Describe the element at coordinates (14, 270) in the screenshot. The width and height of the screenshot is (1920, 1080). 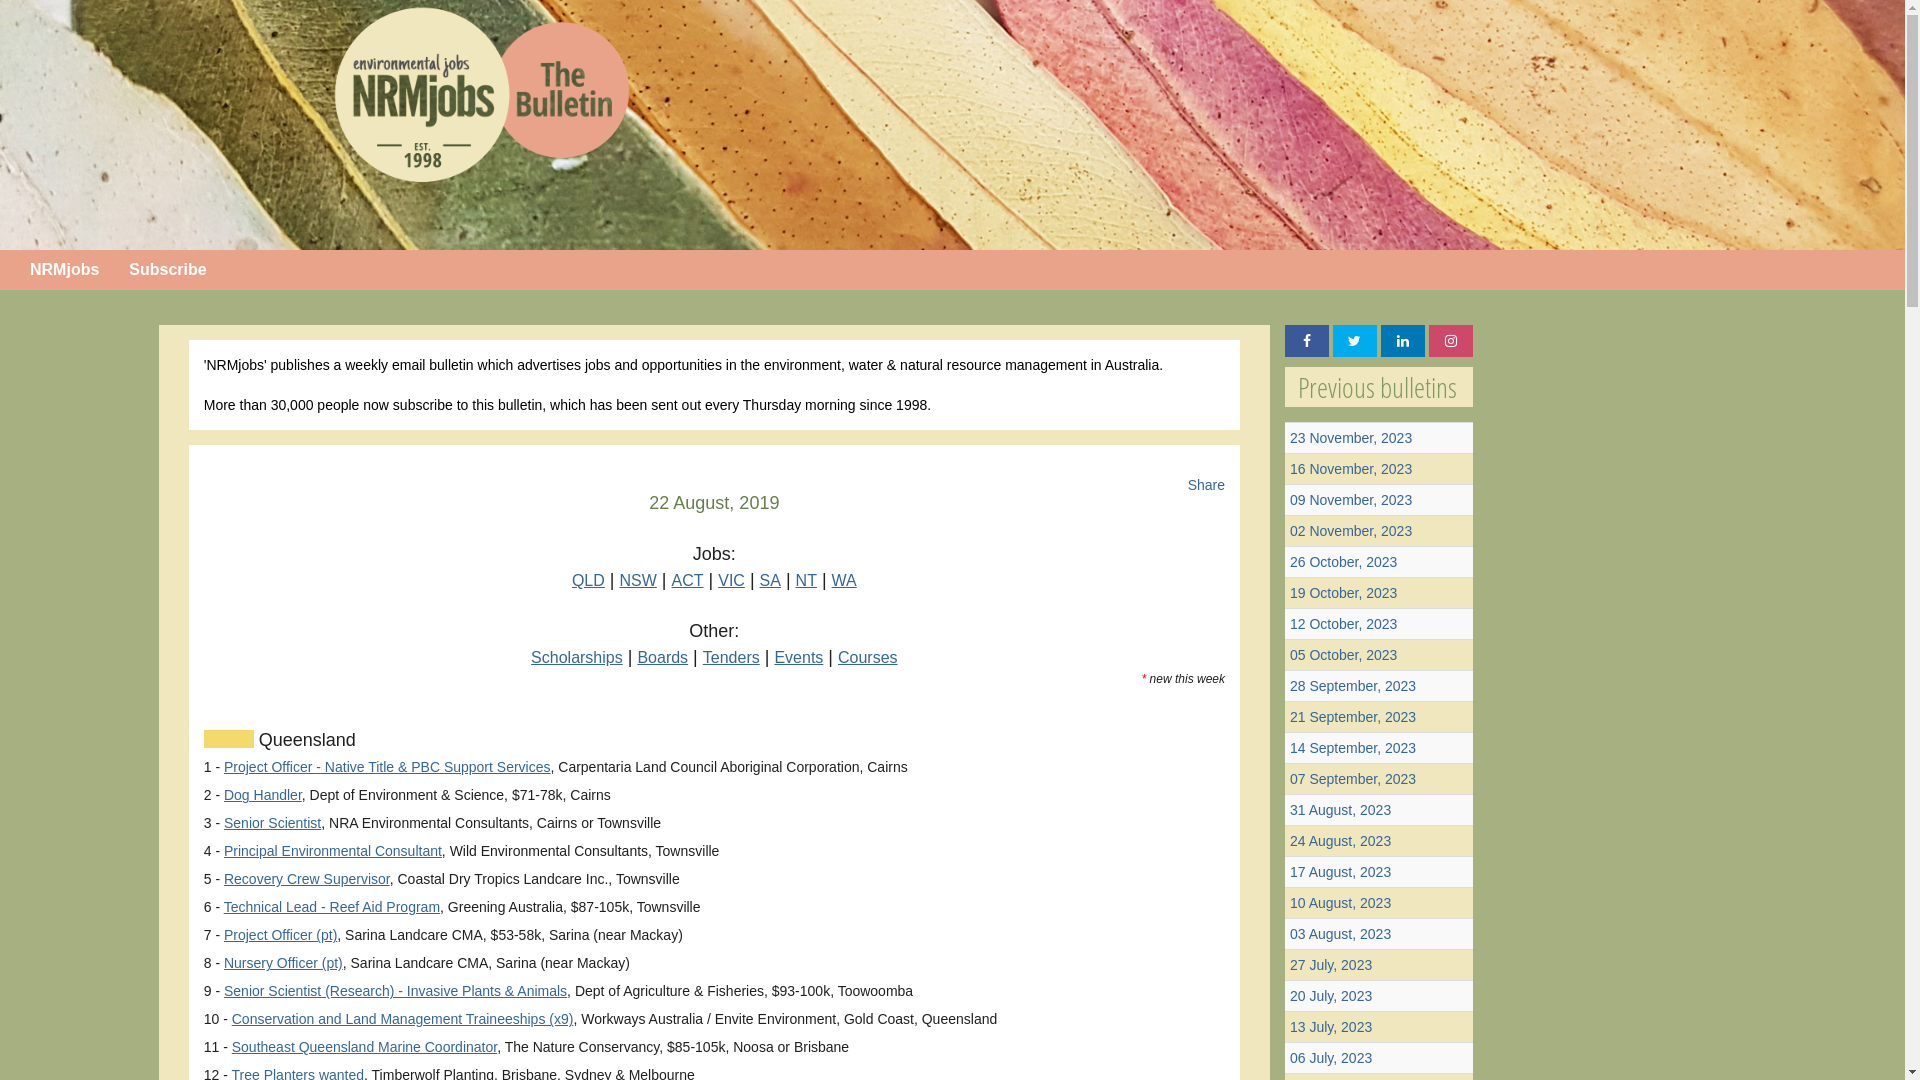
I see `'NRMjobs'` at that location.